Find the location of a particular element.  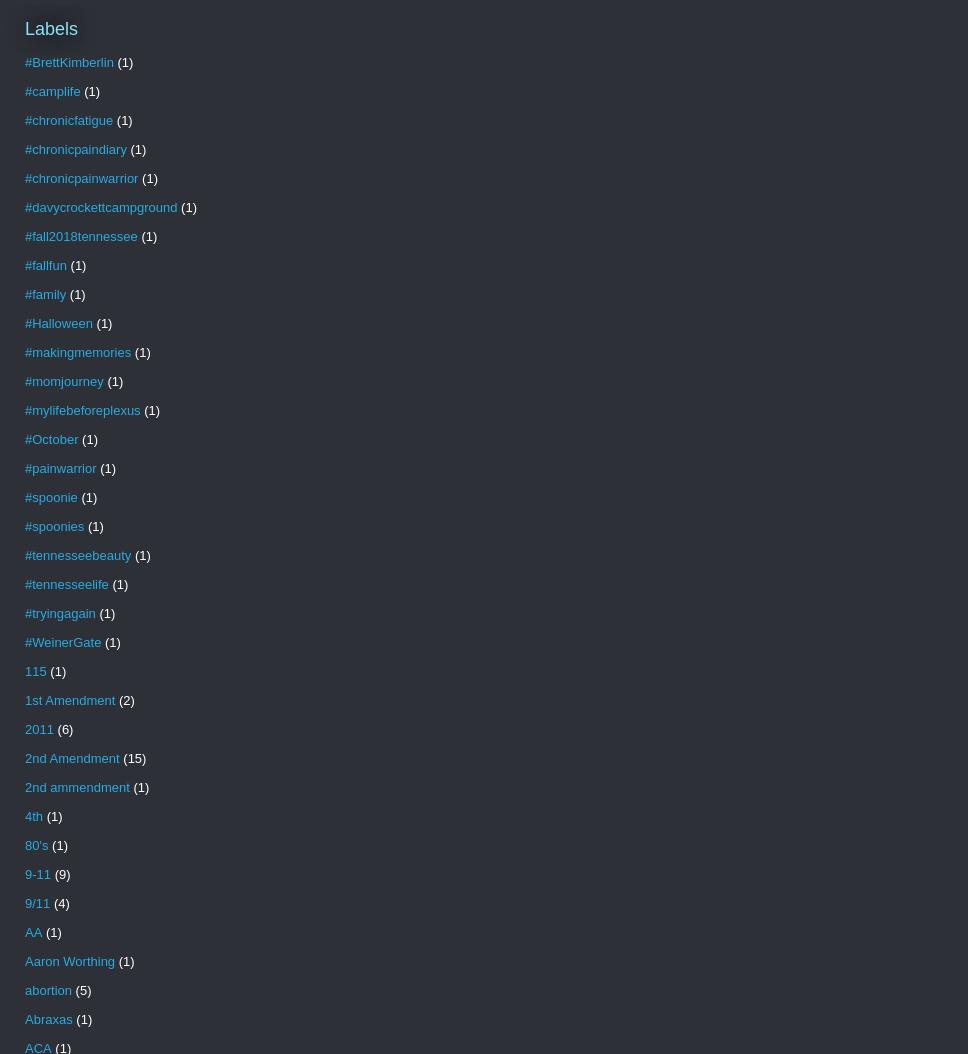

'#makingmemories' is located at coordinates (77, 352).